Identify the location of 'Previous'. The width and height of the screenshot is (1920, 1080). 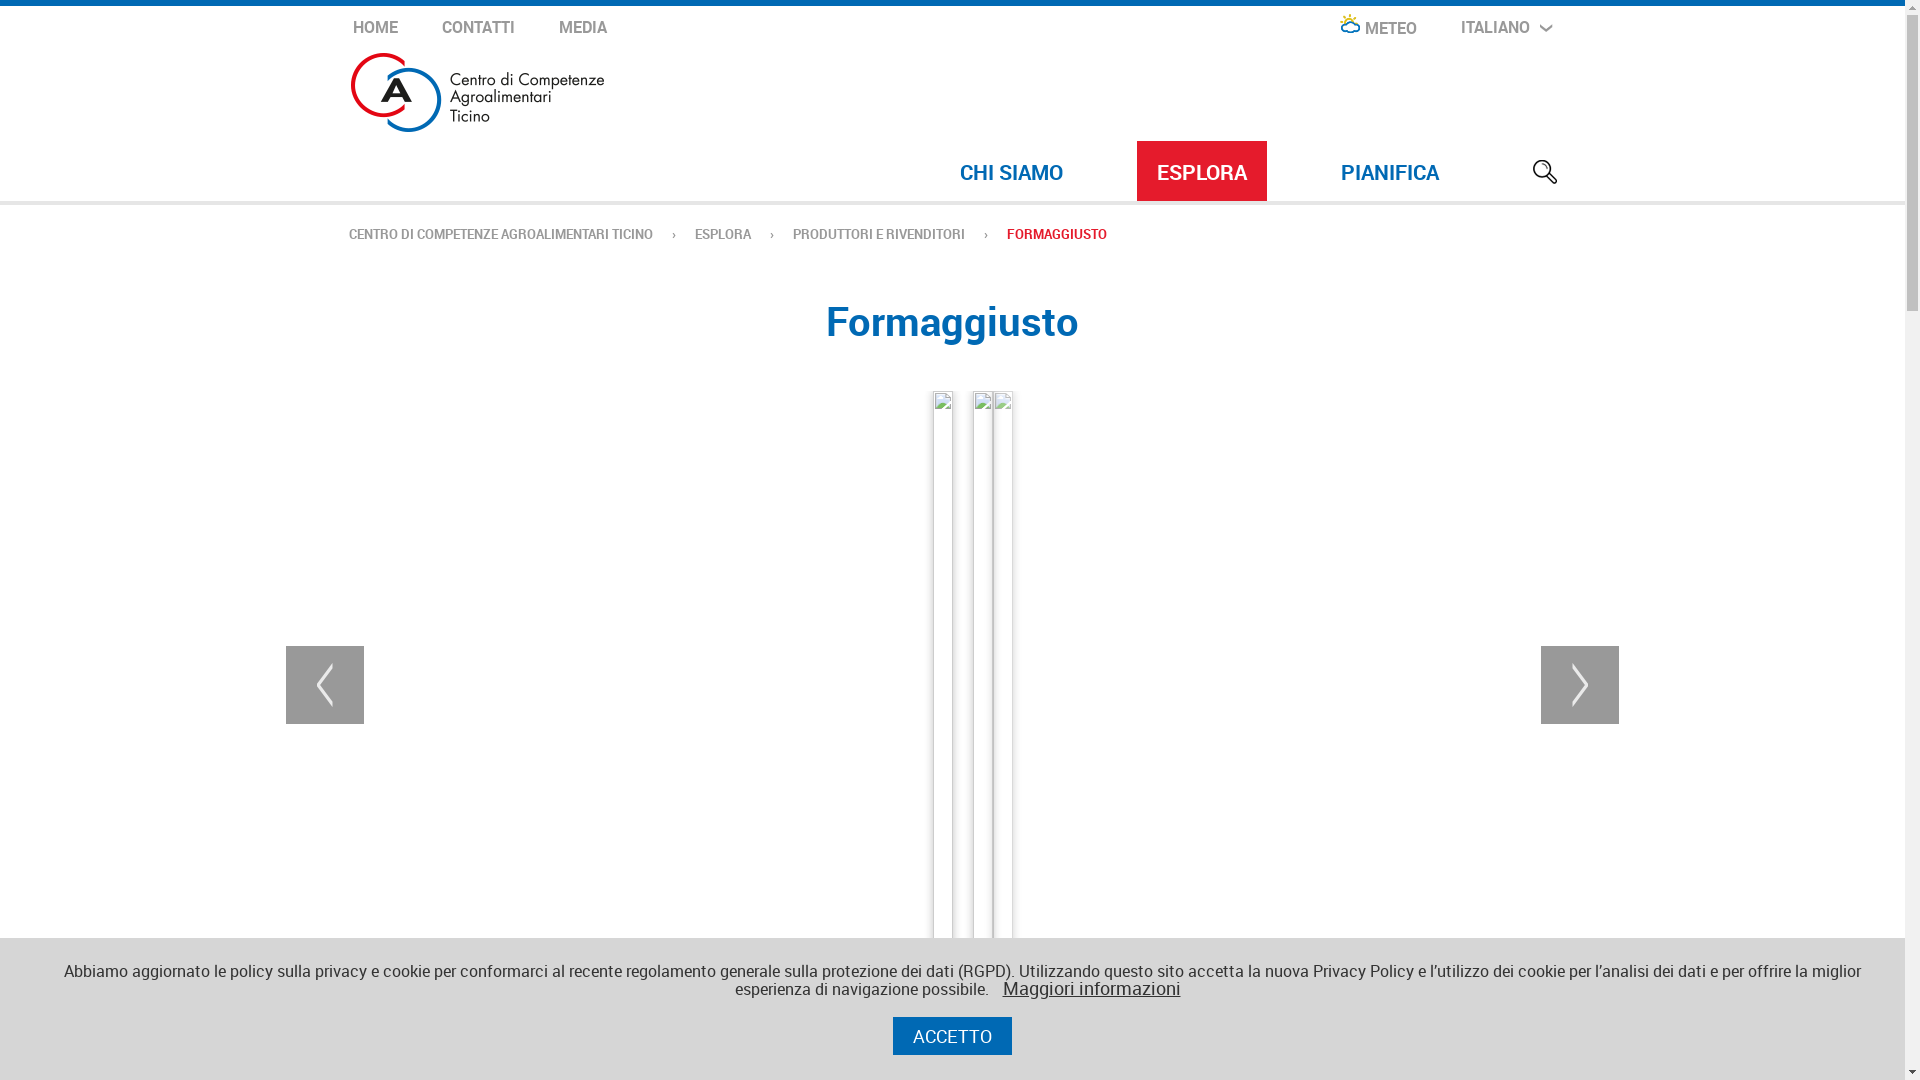
(325, 684).